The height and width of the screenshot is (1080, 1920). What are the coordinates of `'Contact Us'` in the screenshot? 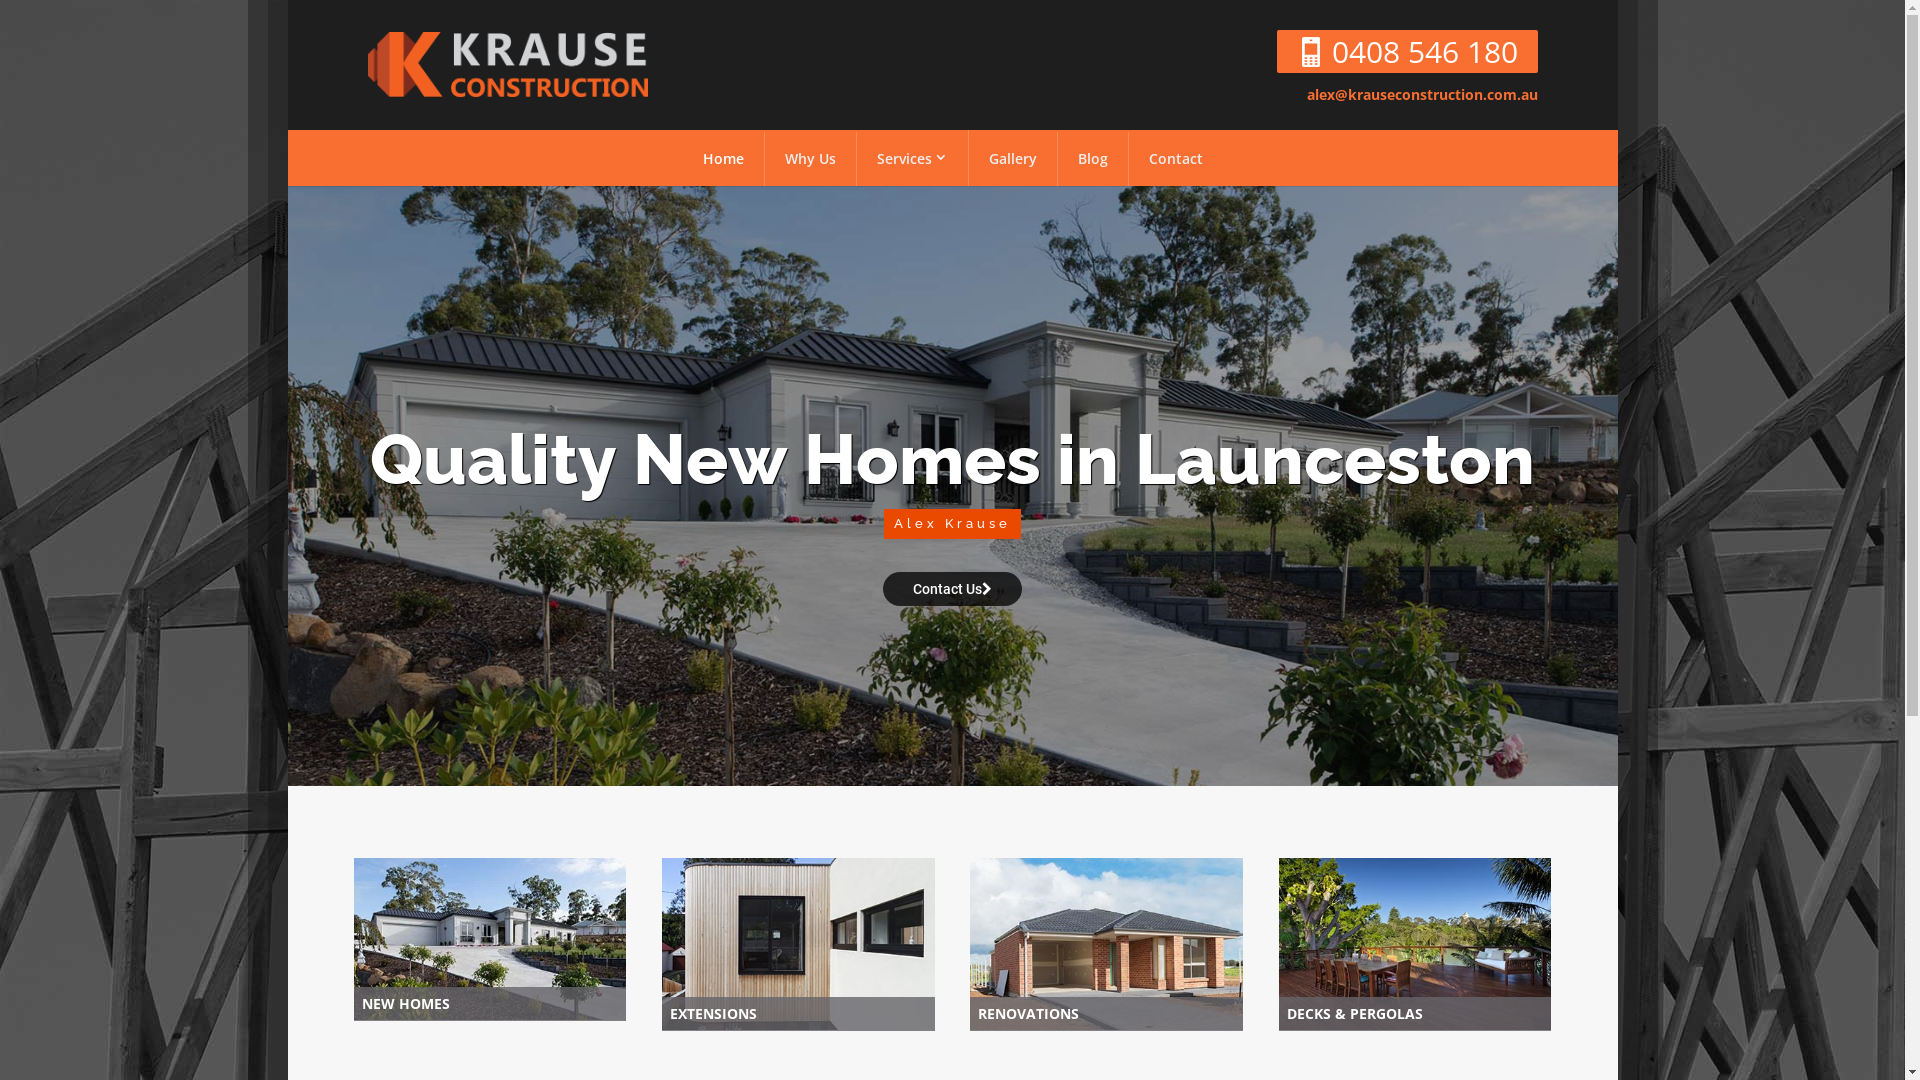 It's located at (881, 588).